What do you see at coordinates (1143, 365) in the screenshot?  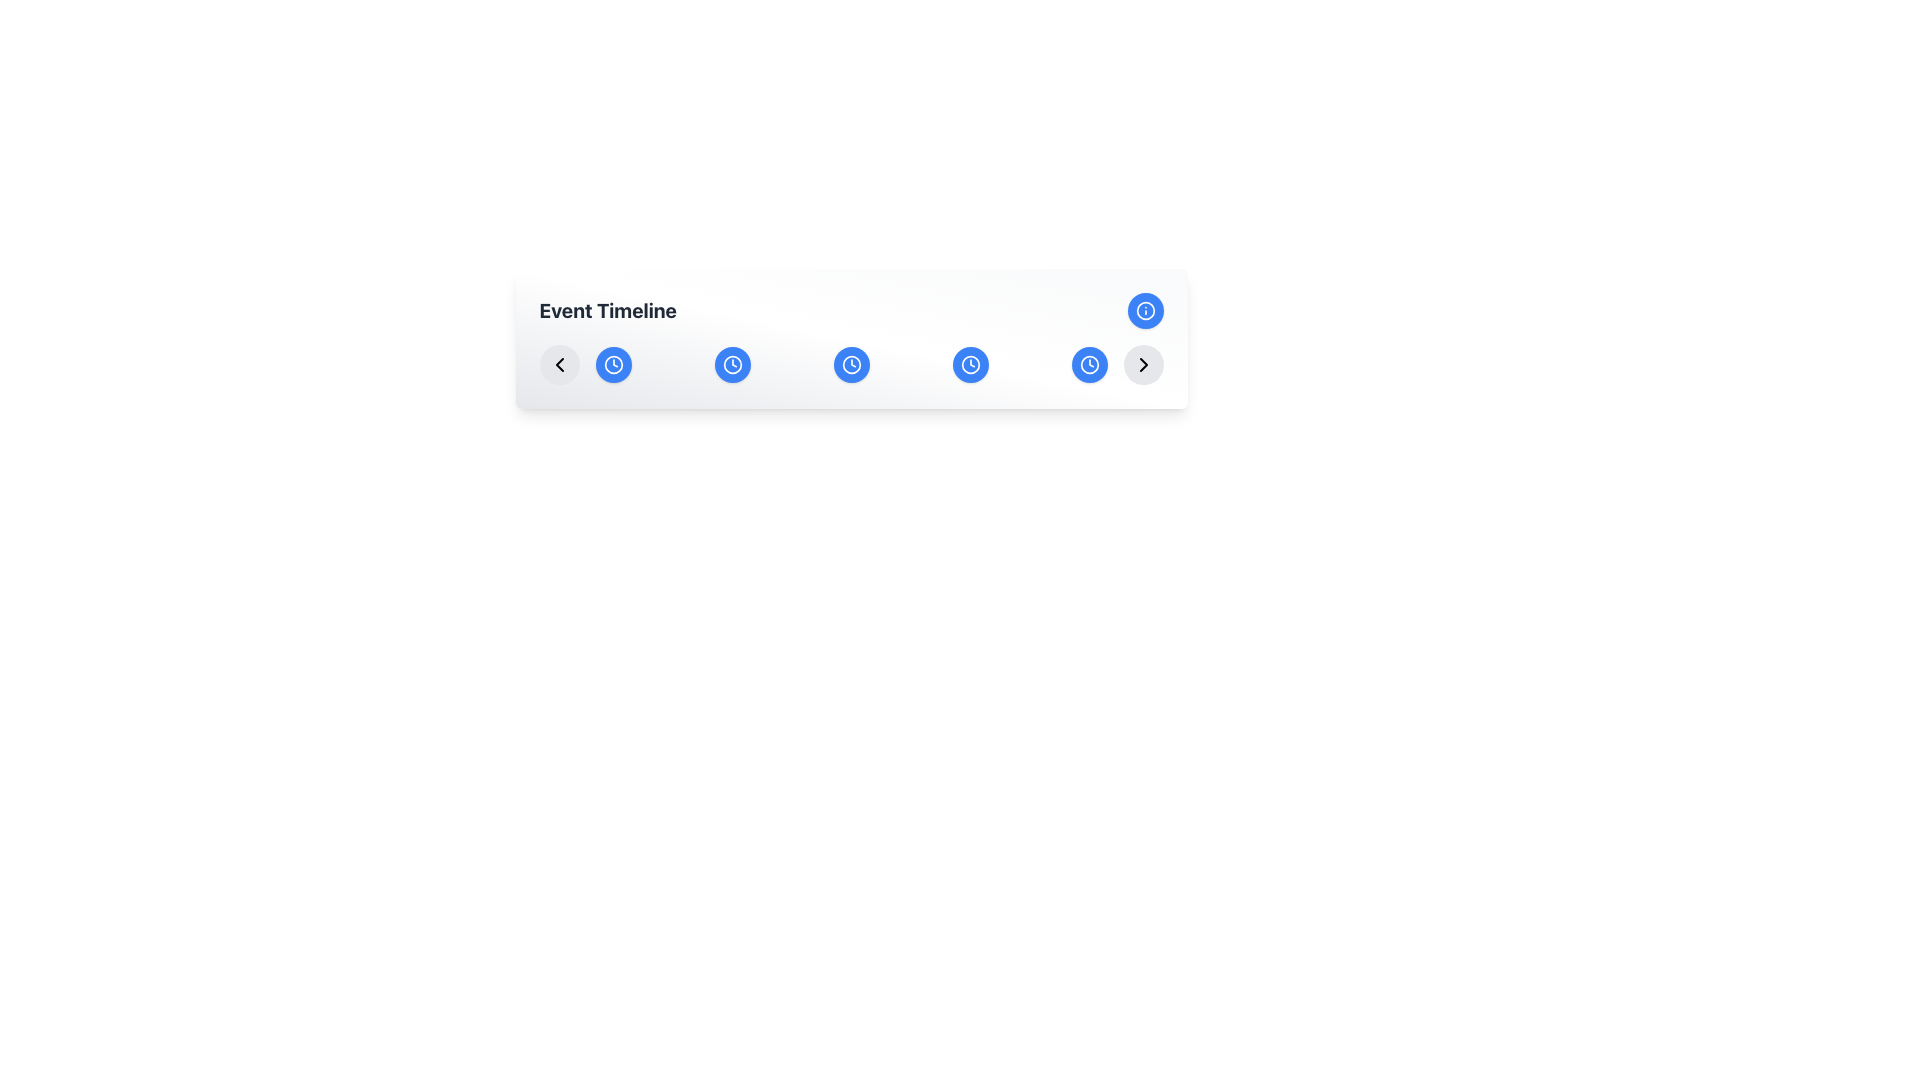 I see `the circular gray button with a right-pointing chevron arrow at the end of the timeline navigation bar` at bounding box center [1143, 365].